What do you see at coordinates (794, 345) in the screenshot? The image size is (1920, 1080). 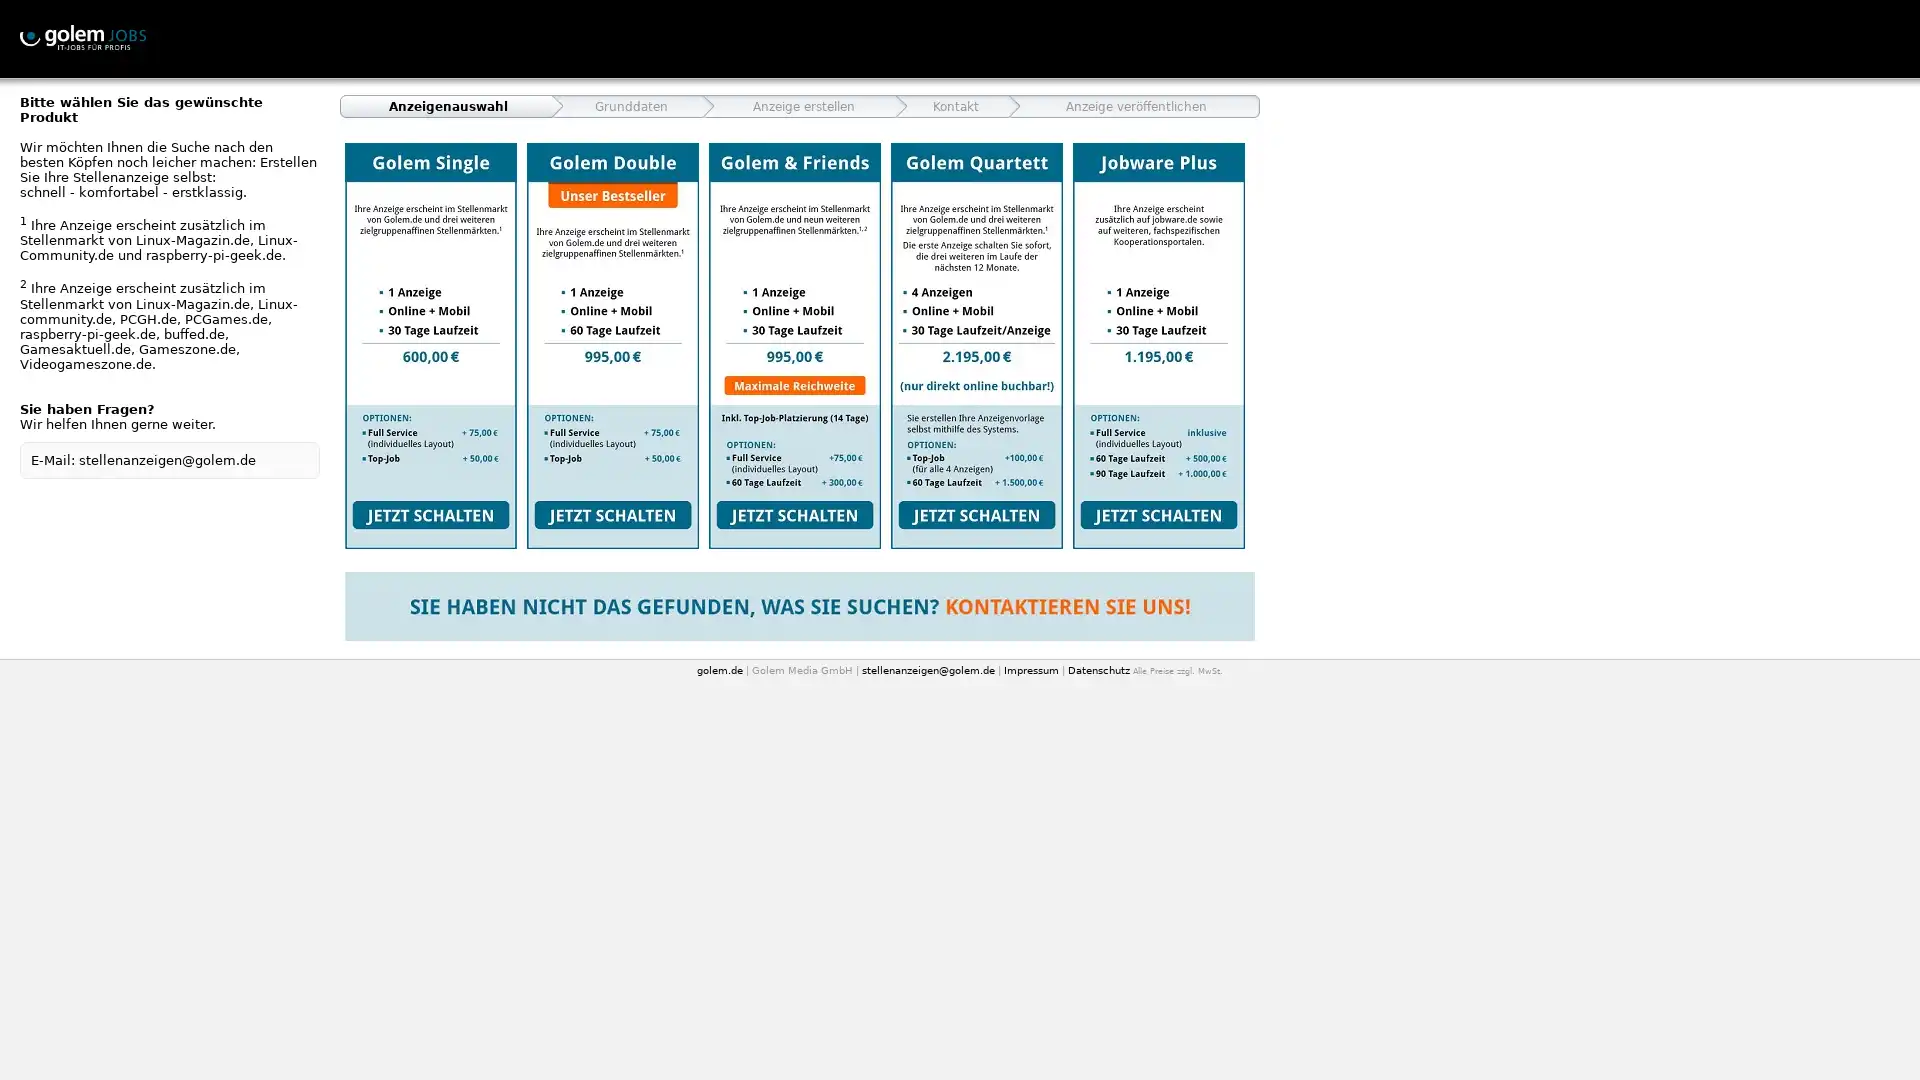 I see `Submit` at bounding box center [794, 345].